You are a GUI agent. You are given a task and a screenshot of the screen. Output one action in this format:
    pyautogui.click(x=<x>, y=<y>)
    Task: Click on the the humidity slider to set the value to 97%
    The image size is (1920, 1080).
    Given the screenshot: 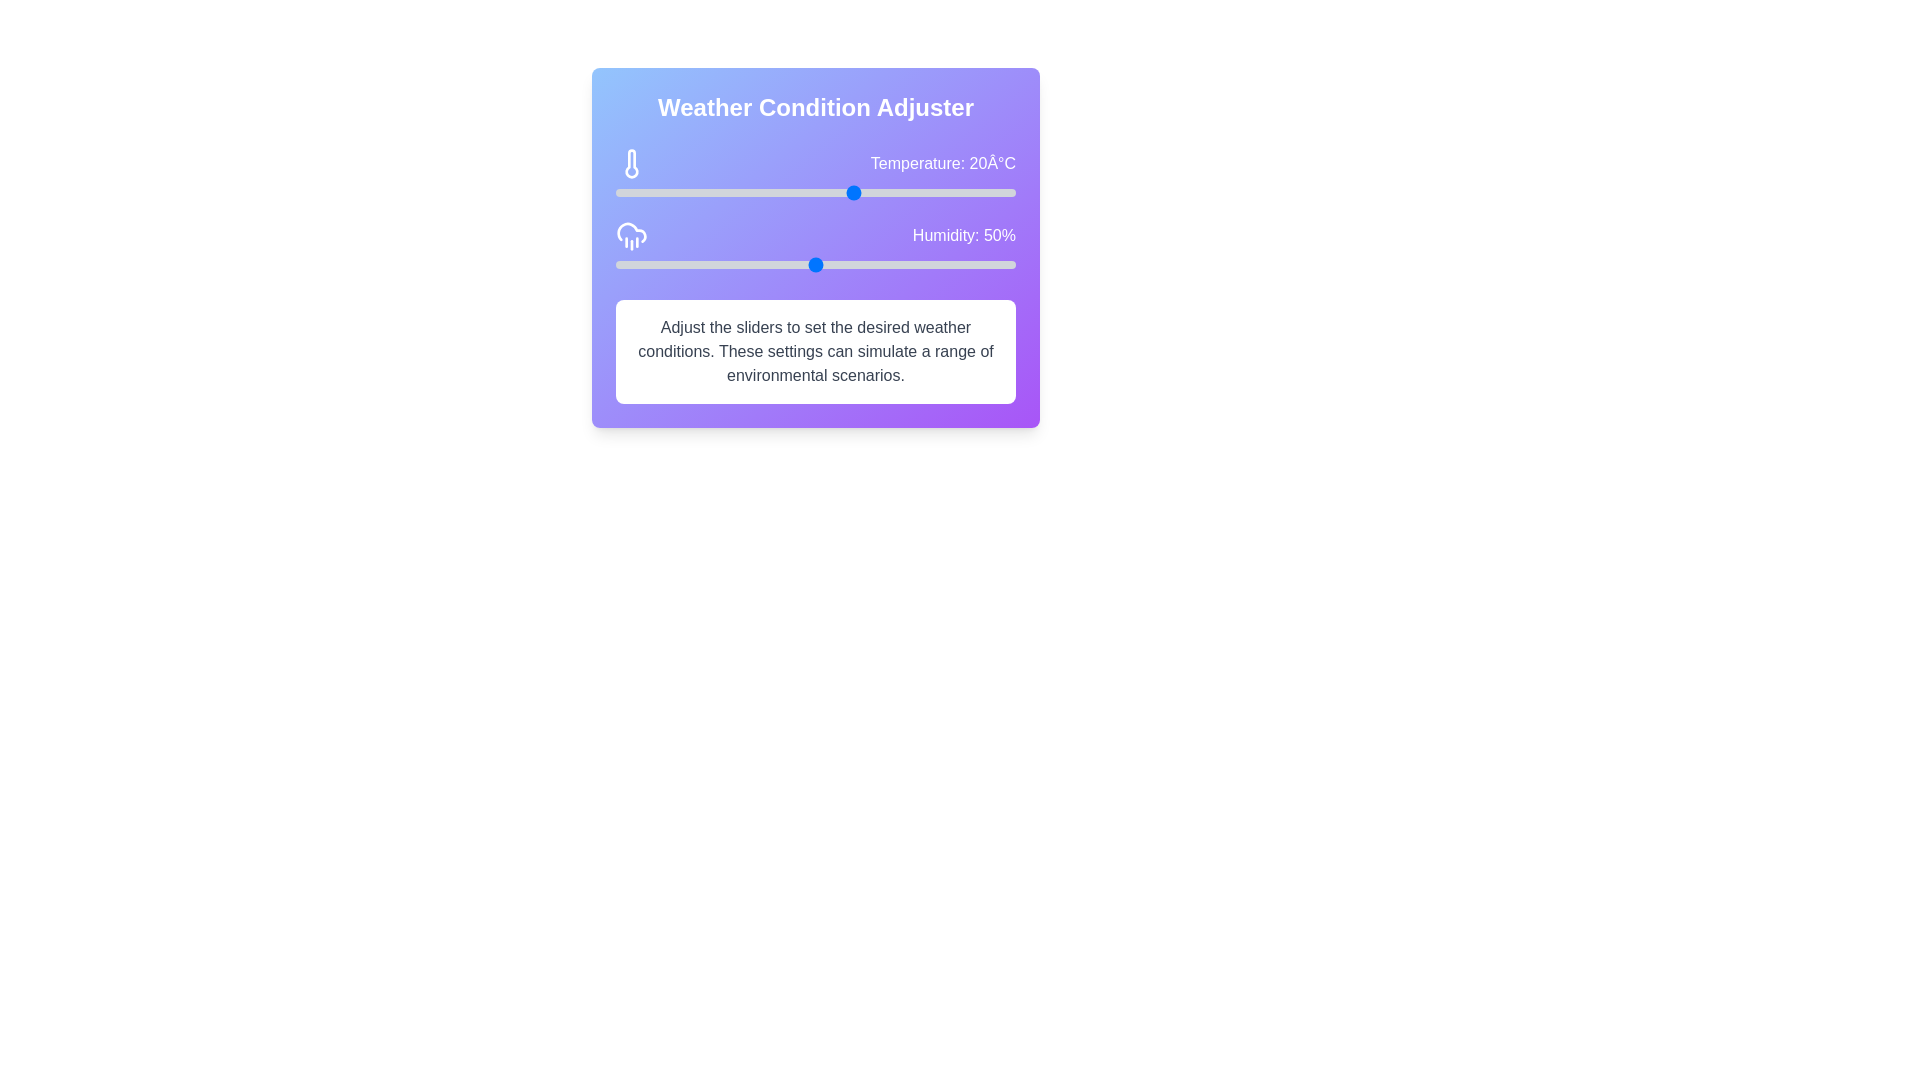 What is the action you would take?
    pyautogui.click(x=1003, y=264)
    